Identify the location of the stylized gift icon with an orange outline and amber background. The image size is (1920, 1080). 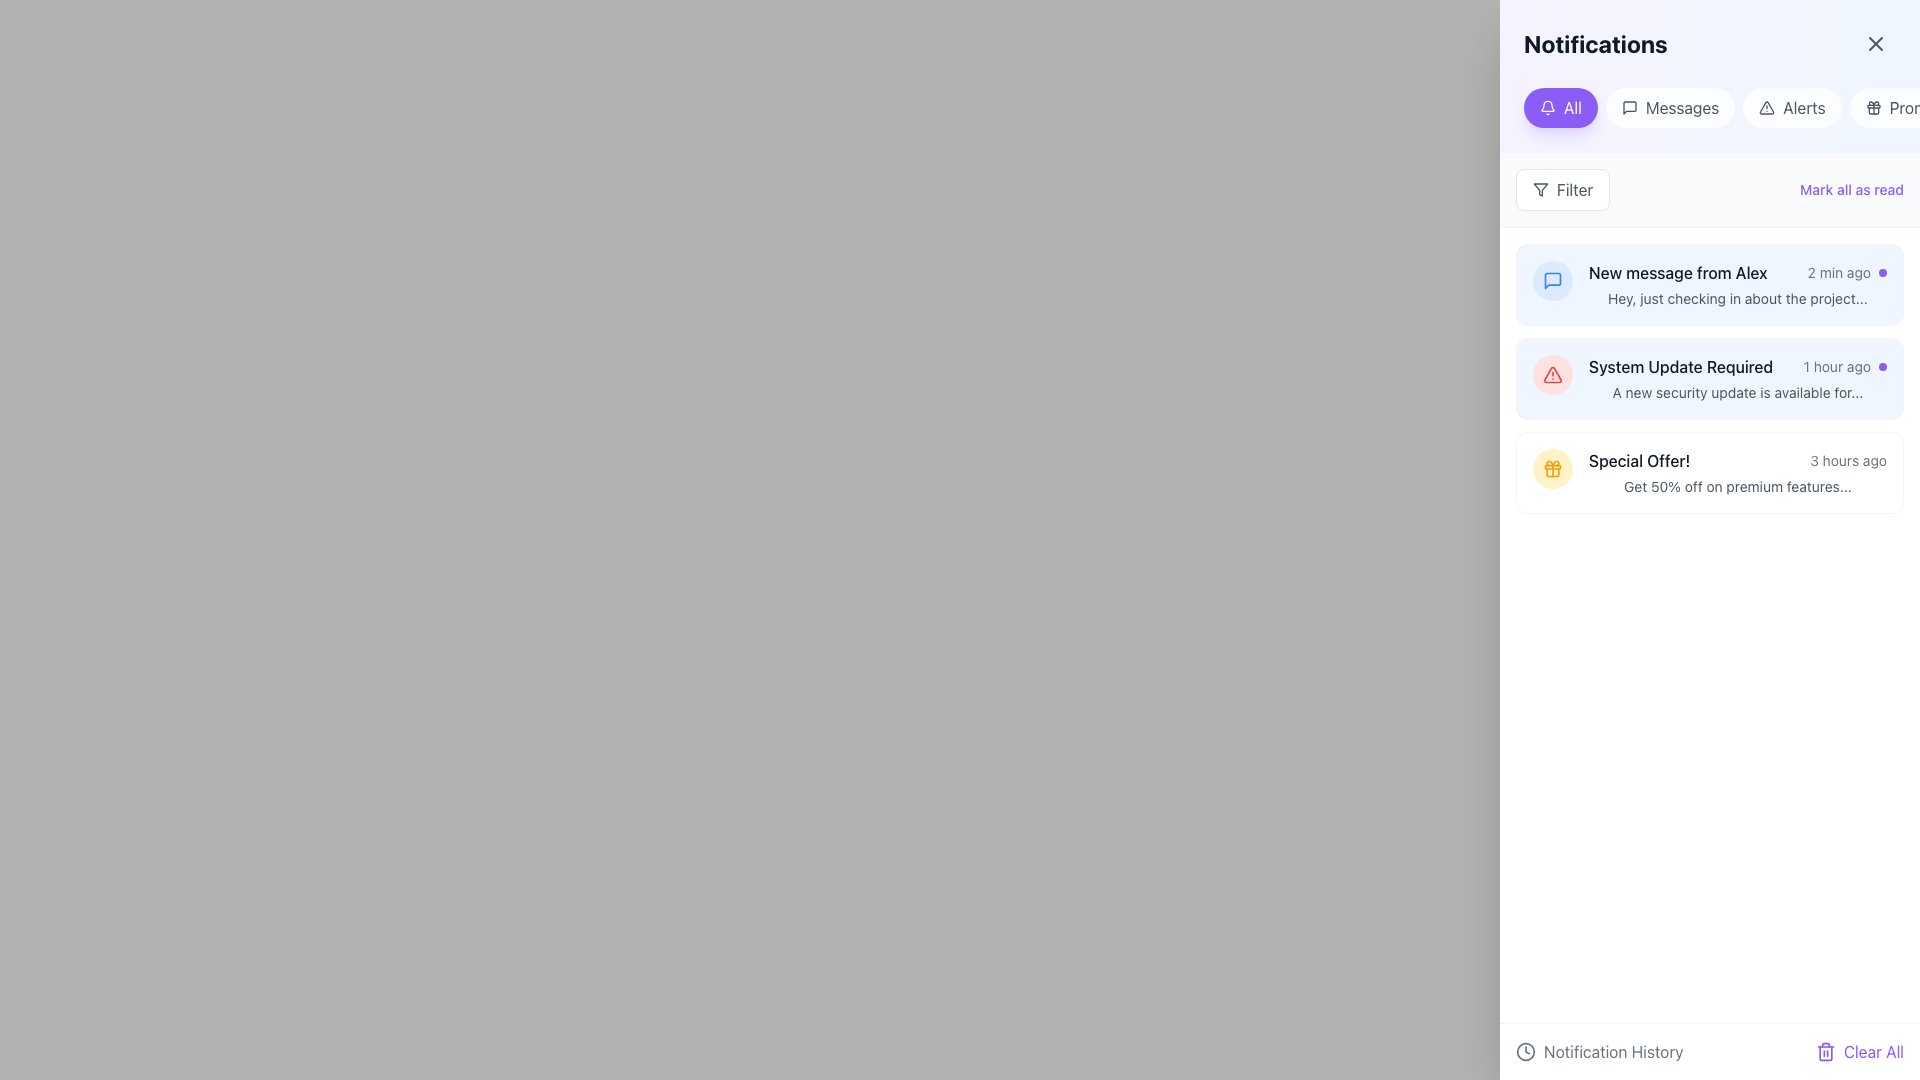
(1552, 469).